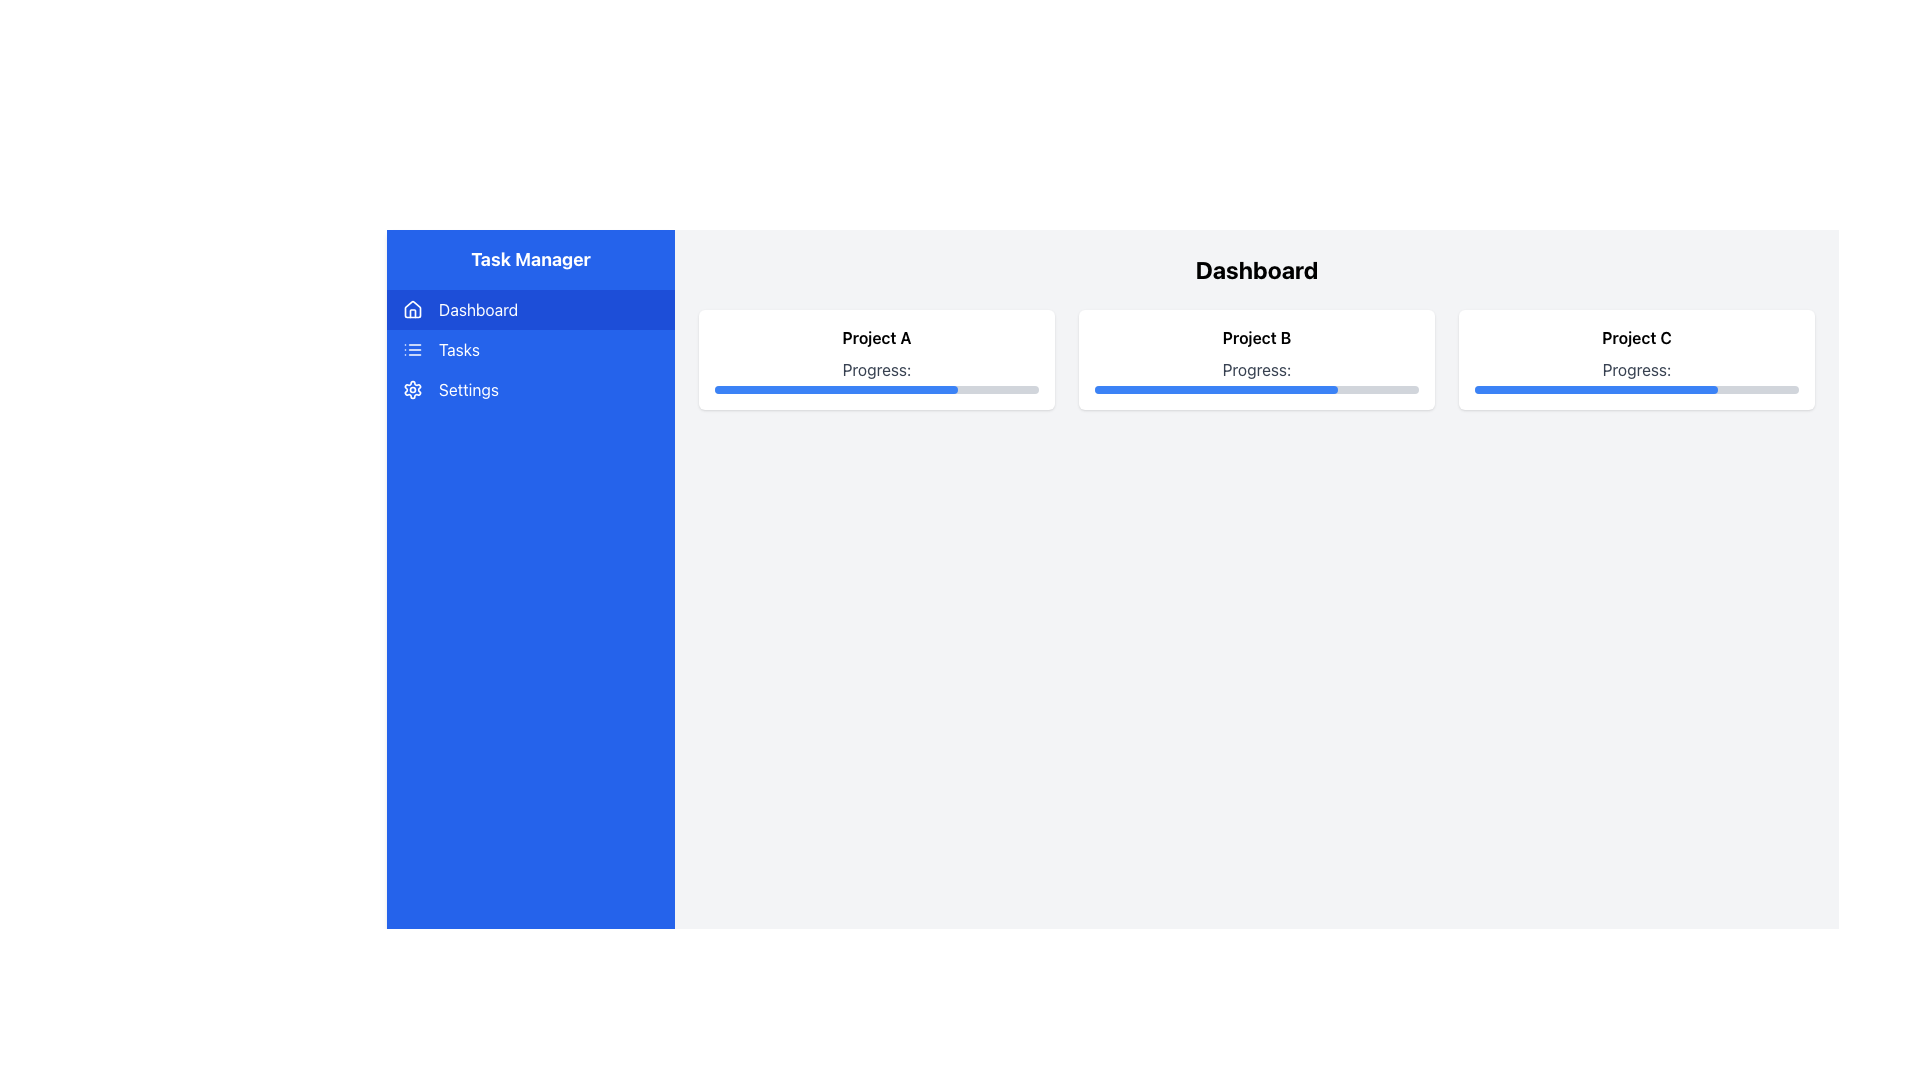 Image resolution: width=1920 pixels, height=1080 pixels. Describe the element at coordinates (531, 258) in the screenshot. I see `the text label at the top of the vertical sidebar menu, which indicates the purpose or scope of the menu` at that location.